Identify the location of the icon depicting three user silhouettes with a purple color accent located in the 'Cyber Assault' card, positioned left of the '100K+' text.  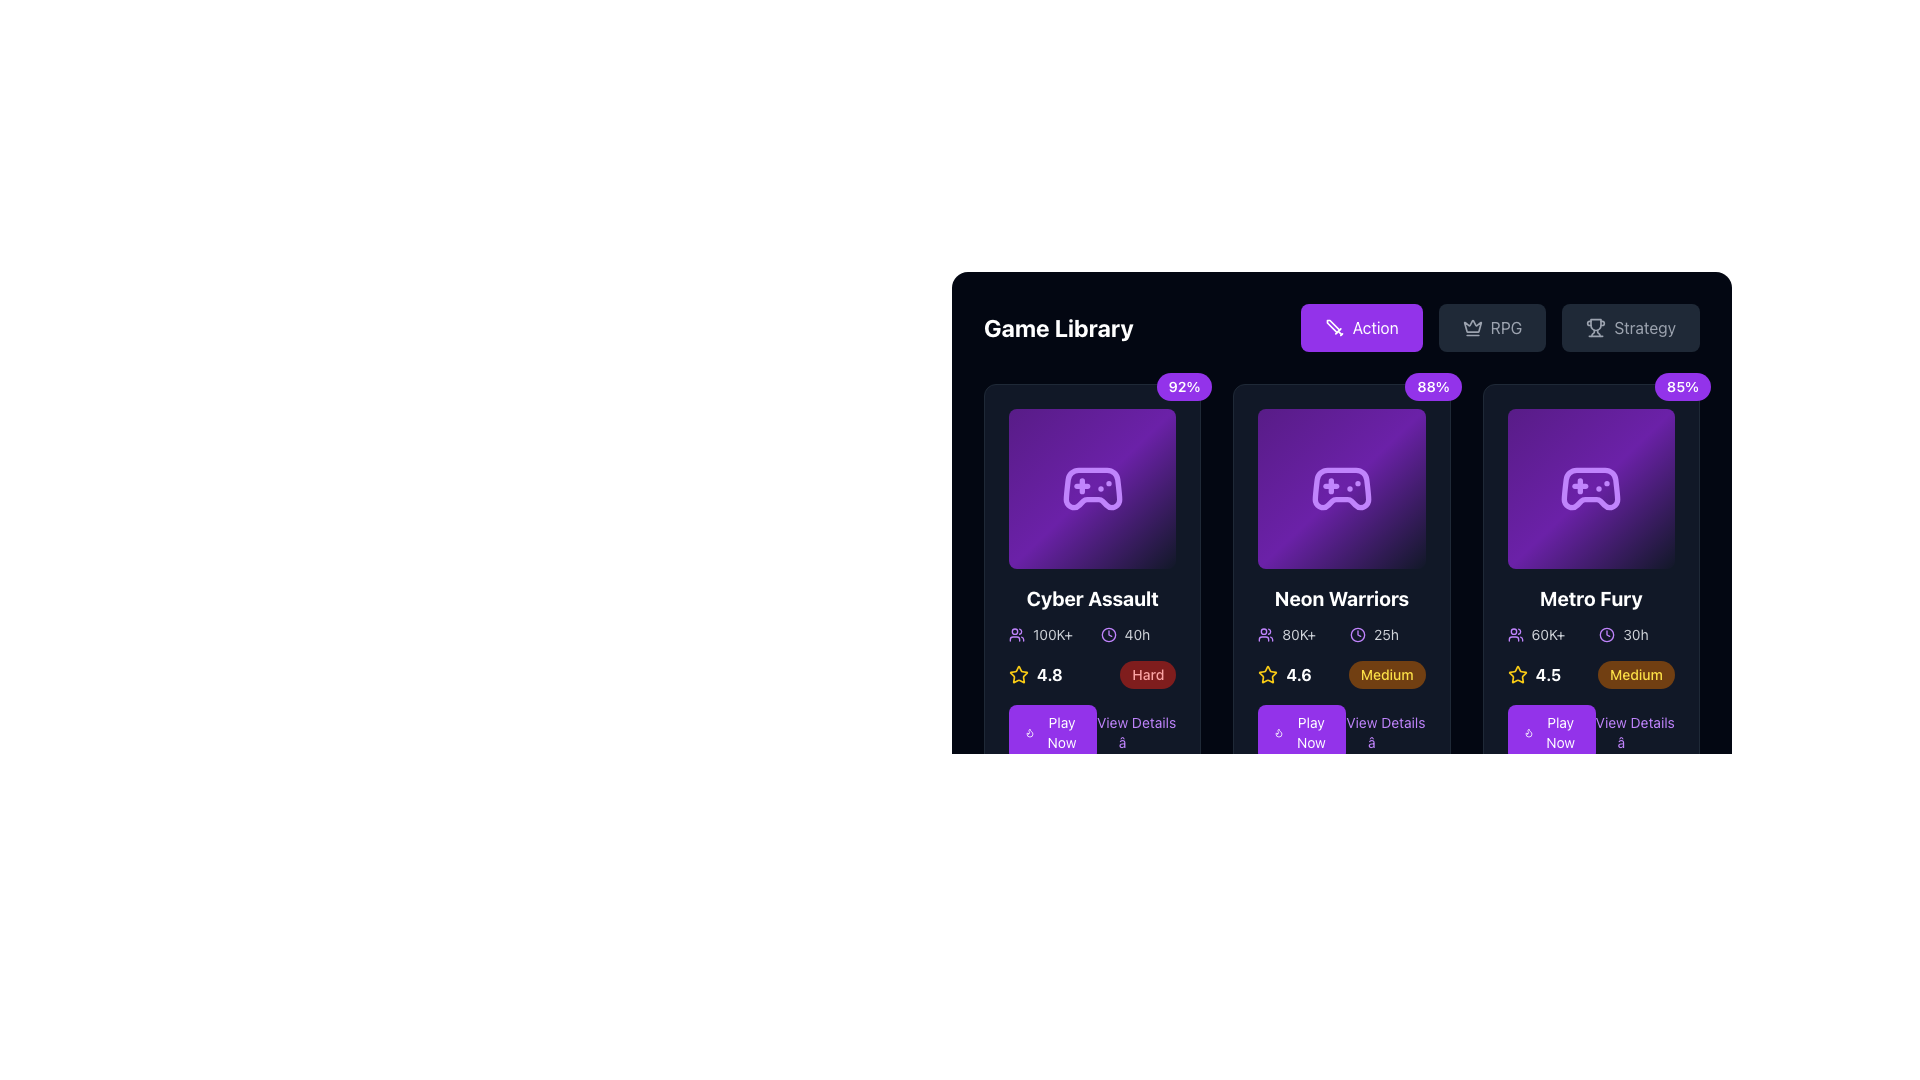
(1017, 635).